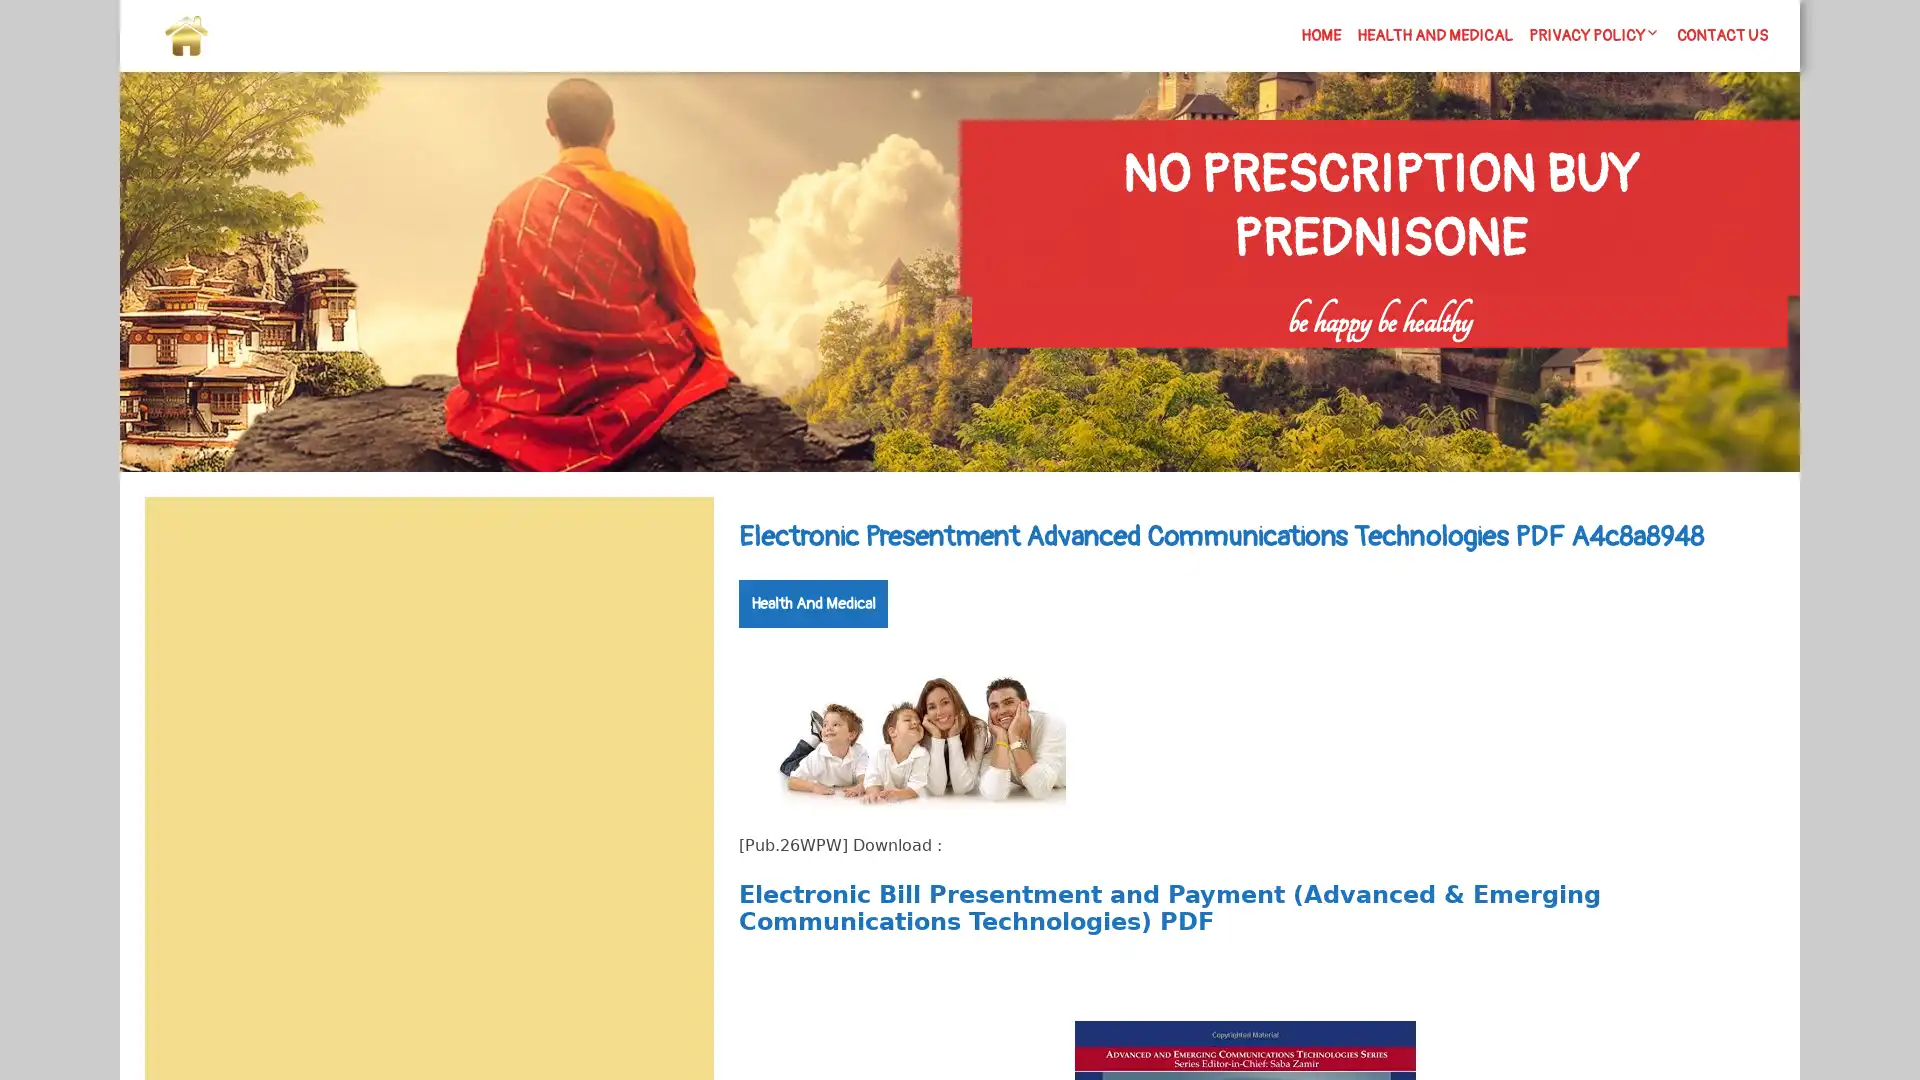 The height and width of the screenshot is (1080, 1920). Describe the element at coordinates (1557, 361) in the screenshot. I see `Search` at that location.